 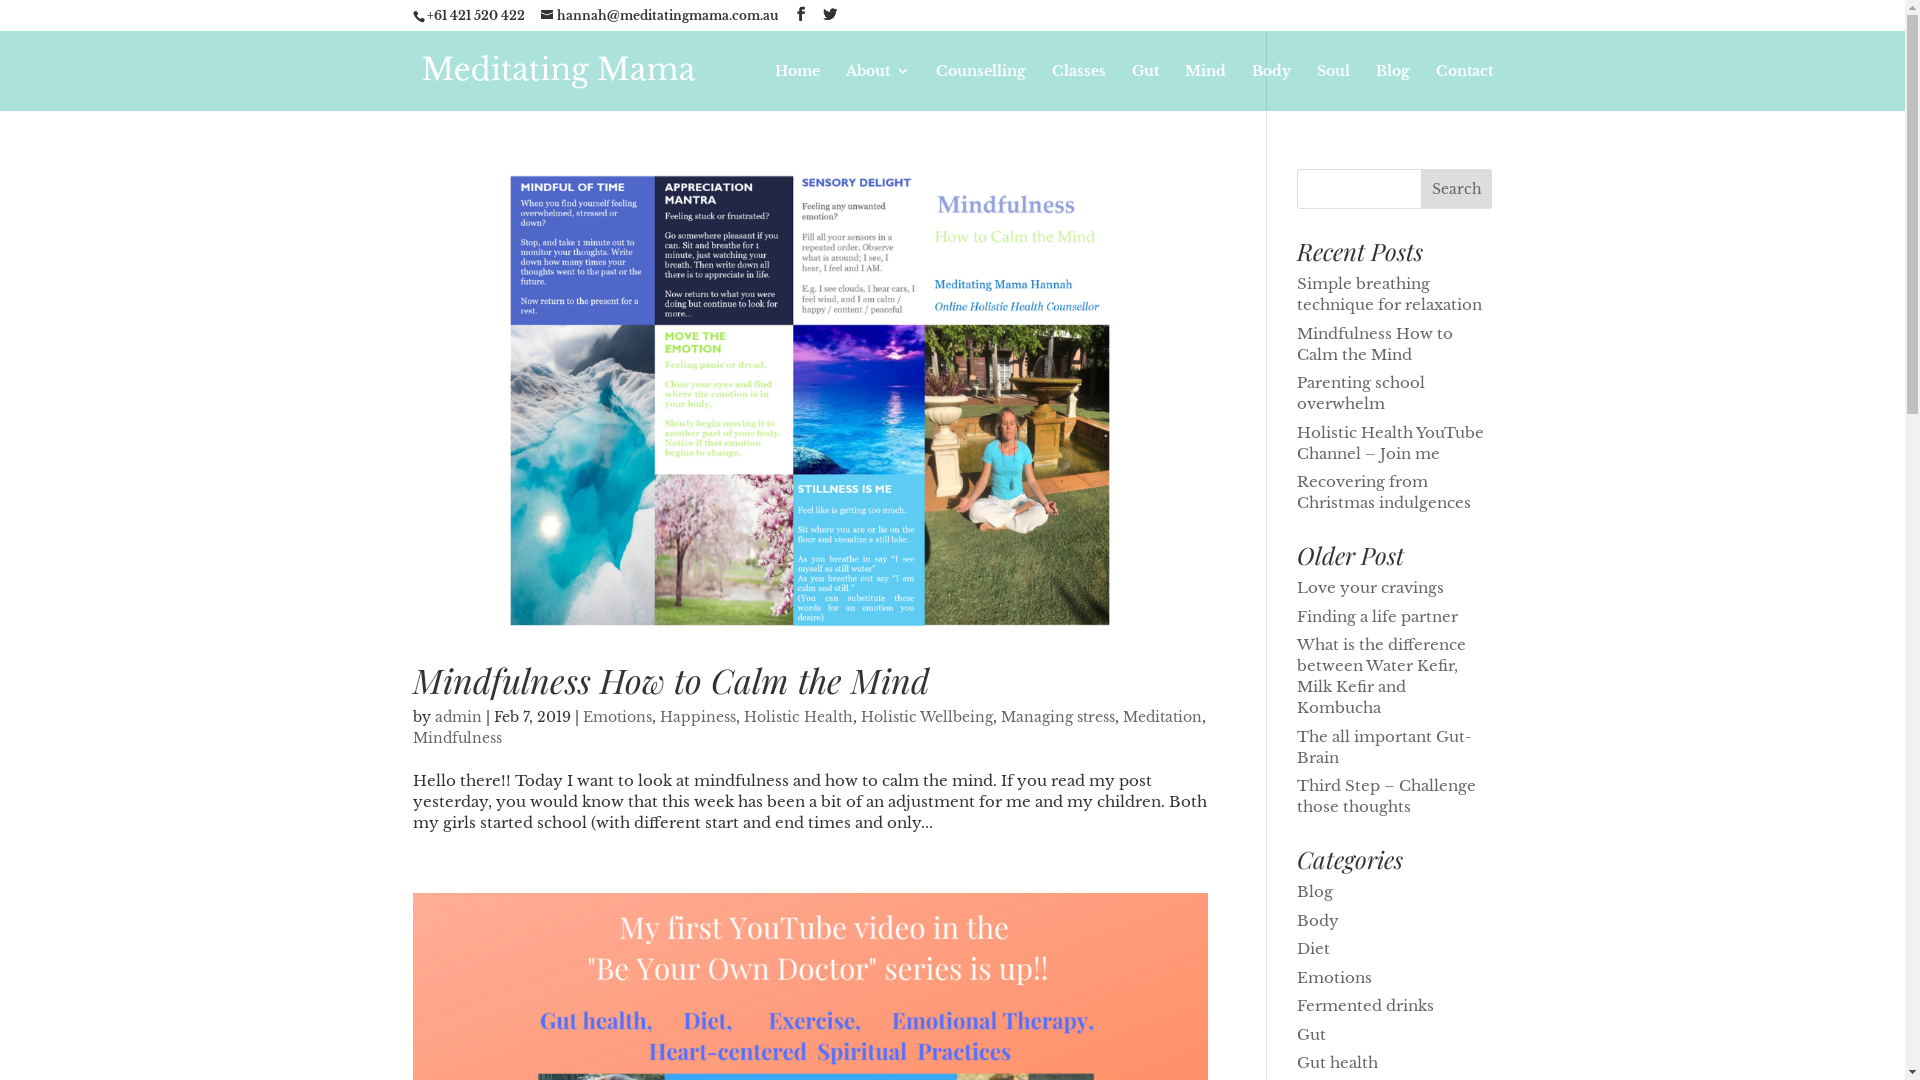 What do you see at coordinates (1383, 745) in the screenshot?
I see `'The all important Gut-Brain'` at bounding box center [1383, 745].